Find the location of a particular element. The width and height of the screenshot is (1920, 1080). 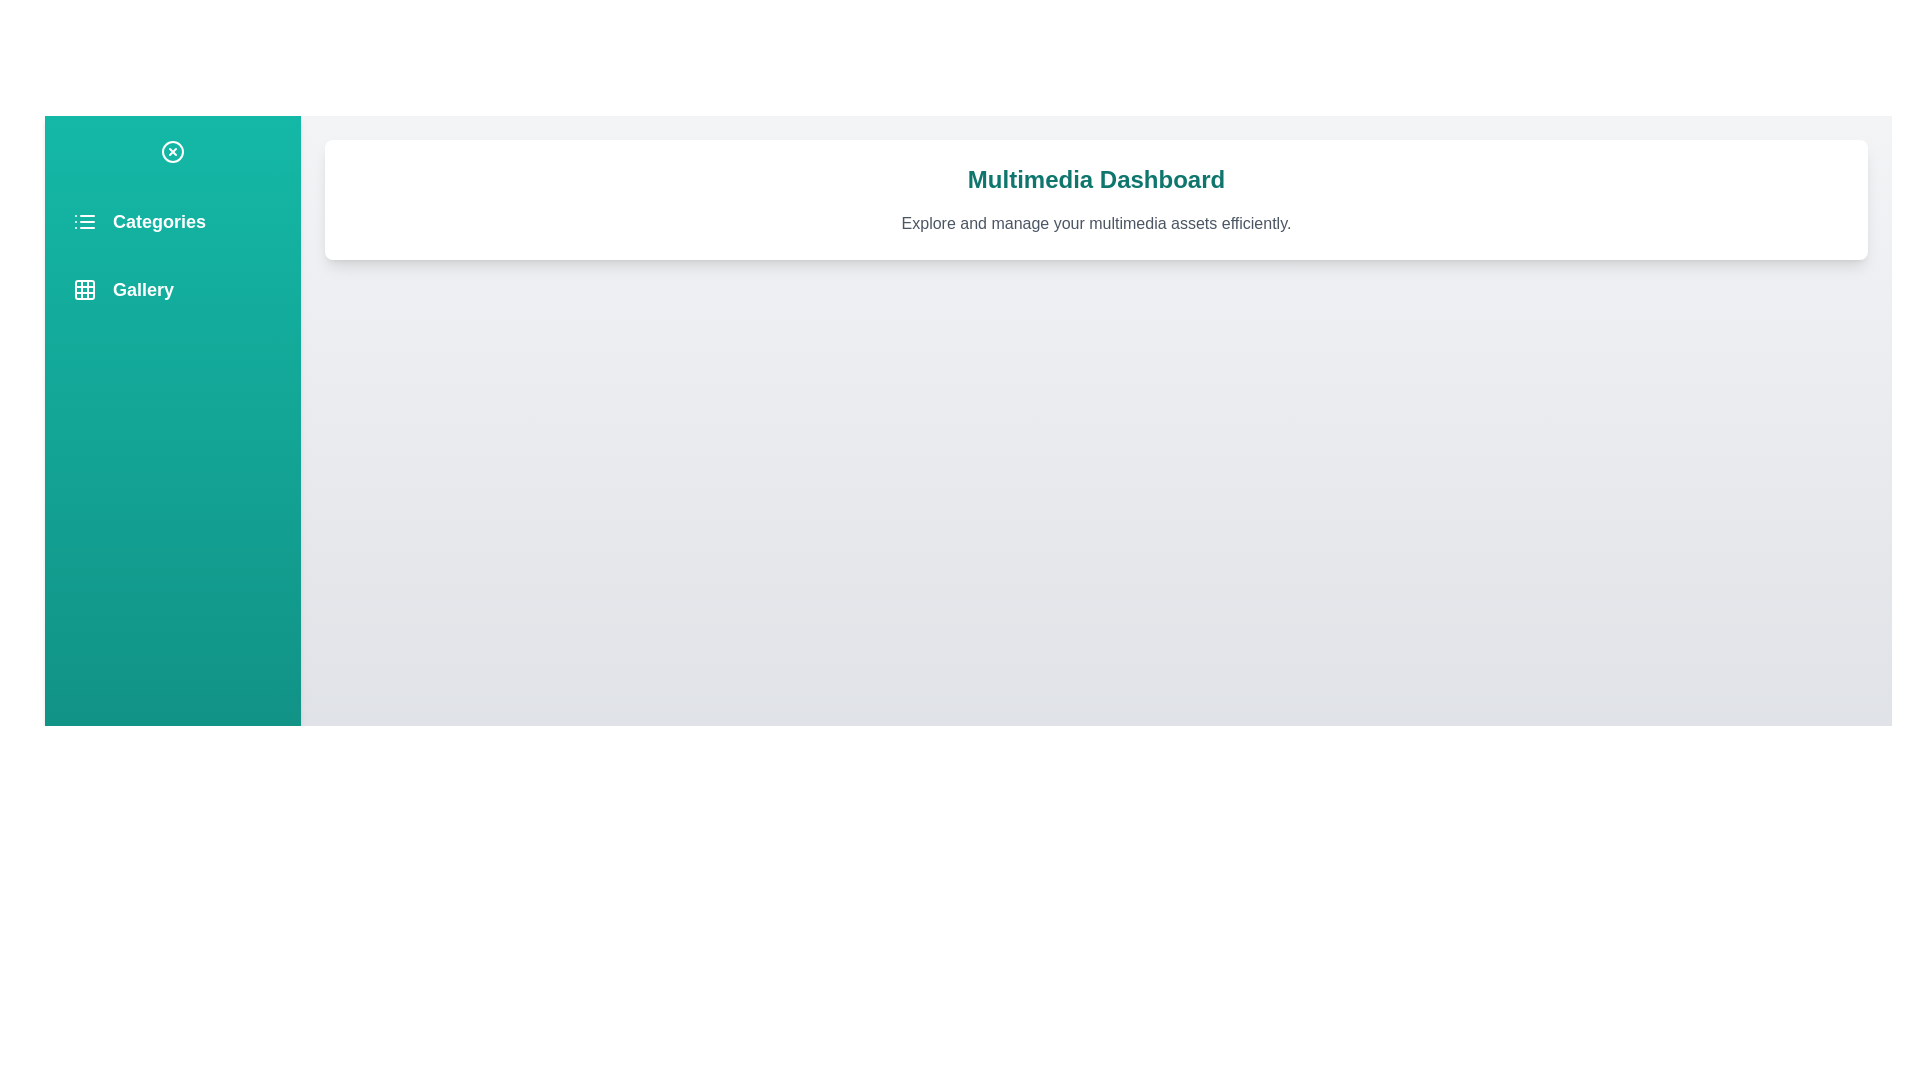

the text area containing 'Explore and manage your multimedia assets efficiently.' is located at coordinates (1095, 223).